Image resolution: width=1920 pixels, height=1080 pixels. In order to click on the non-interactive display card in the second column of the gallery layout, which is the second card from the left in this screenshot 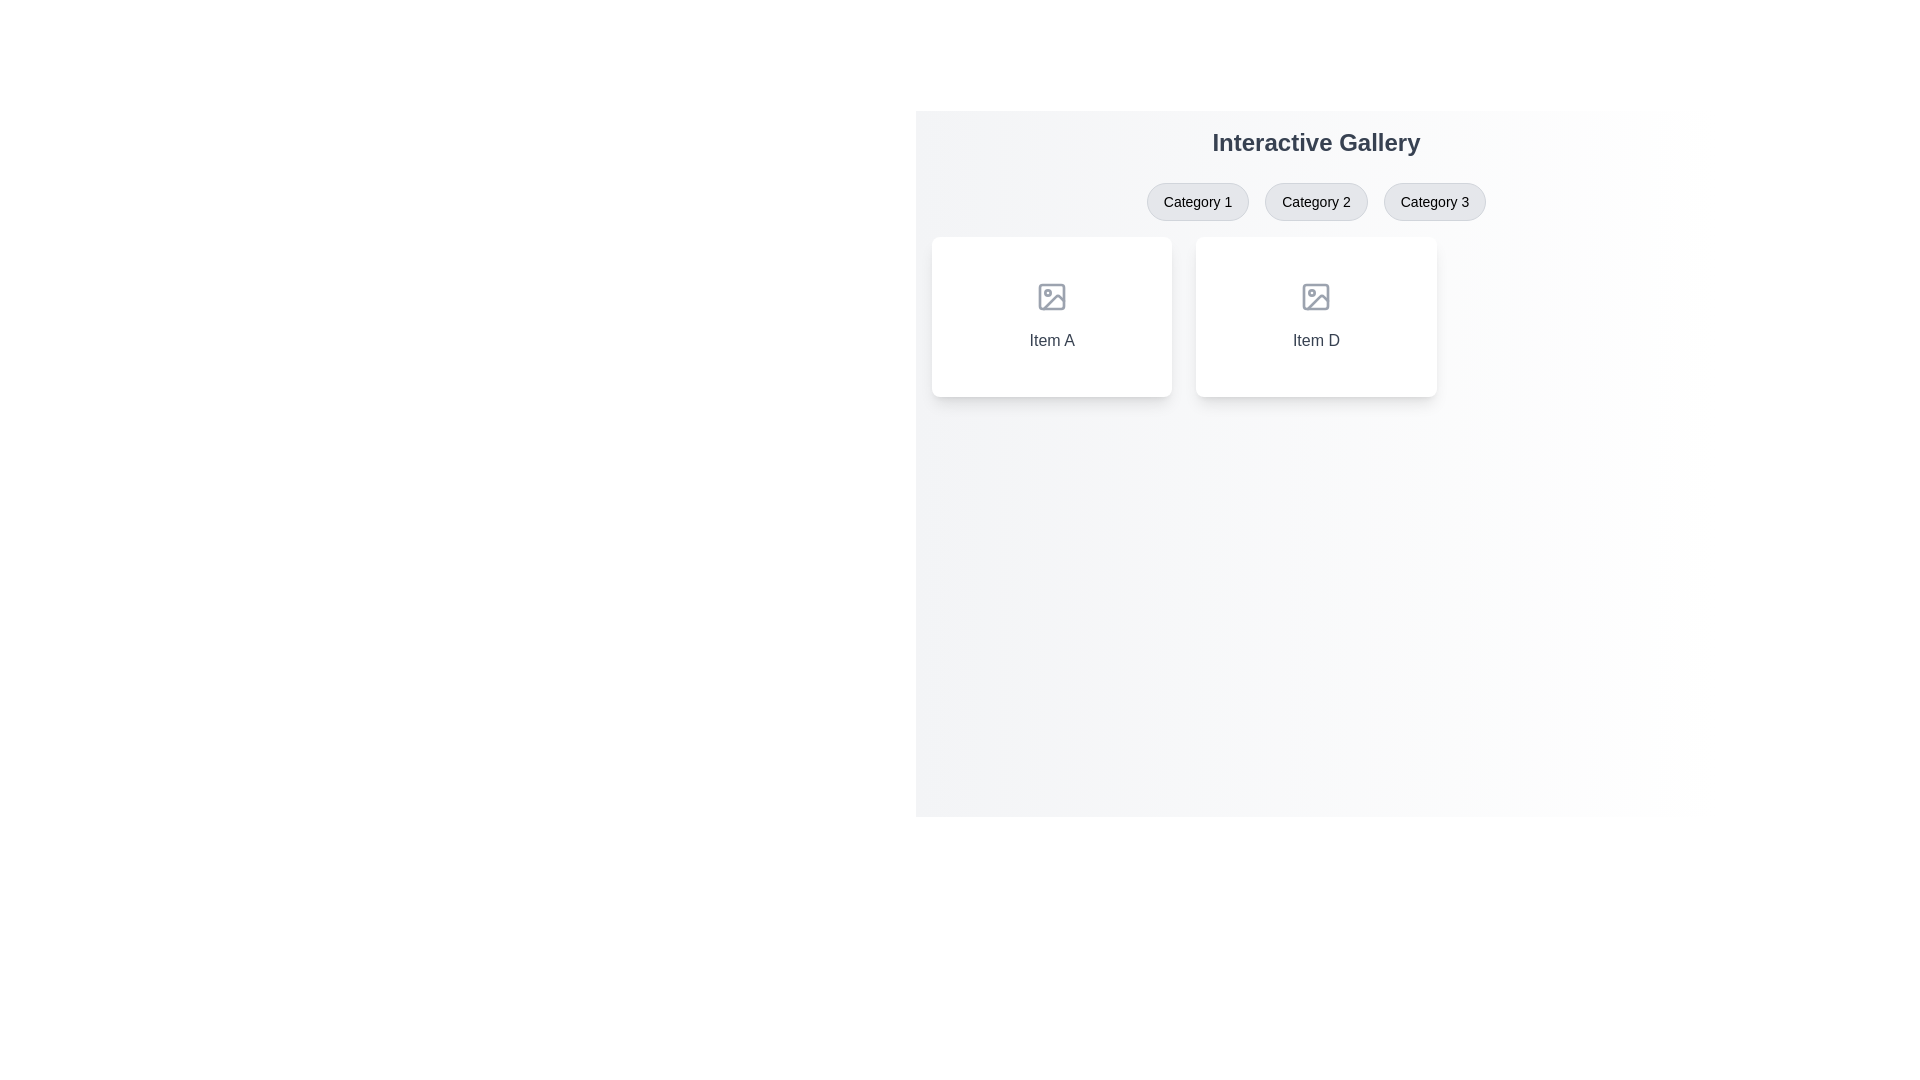, I will do `click(1316, 315)`.